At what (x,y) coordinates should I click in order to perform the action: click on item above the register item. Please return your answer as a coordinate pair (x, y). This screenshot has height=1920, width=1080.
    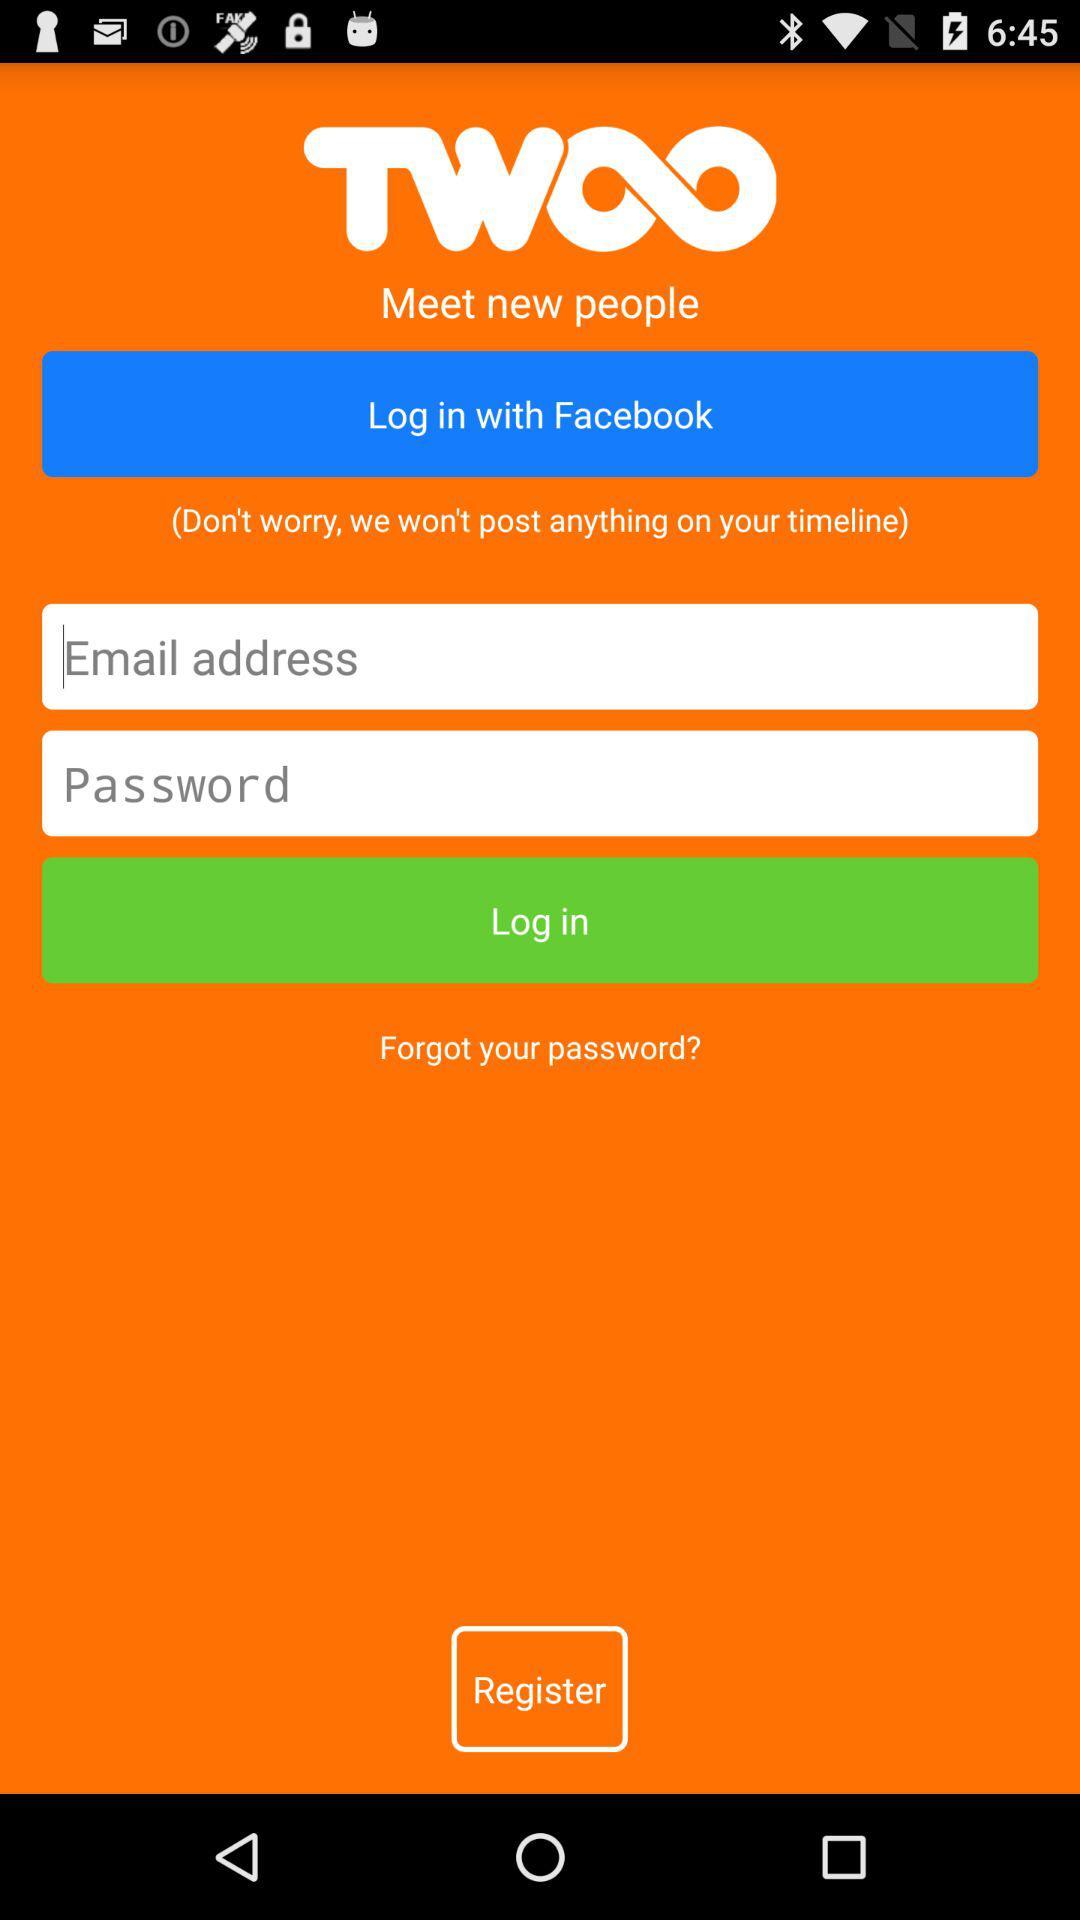
    Looking at the image, I should click on (540, 1045).